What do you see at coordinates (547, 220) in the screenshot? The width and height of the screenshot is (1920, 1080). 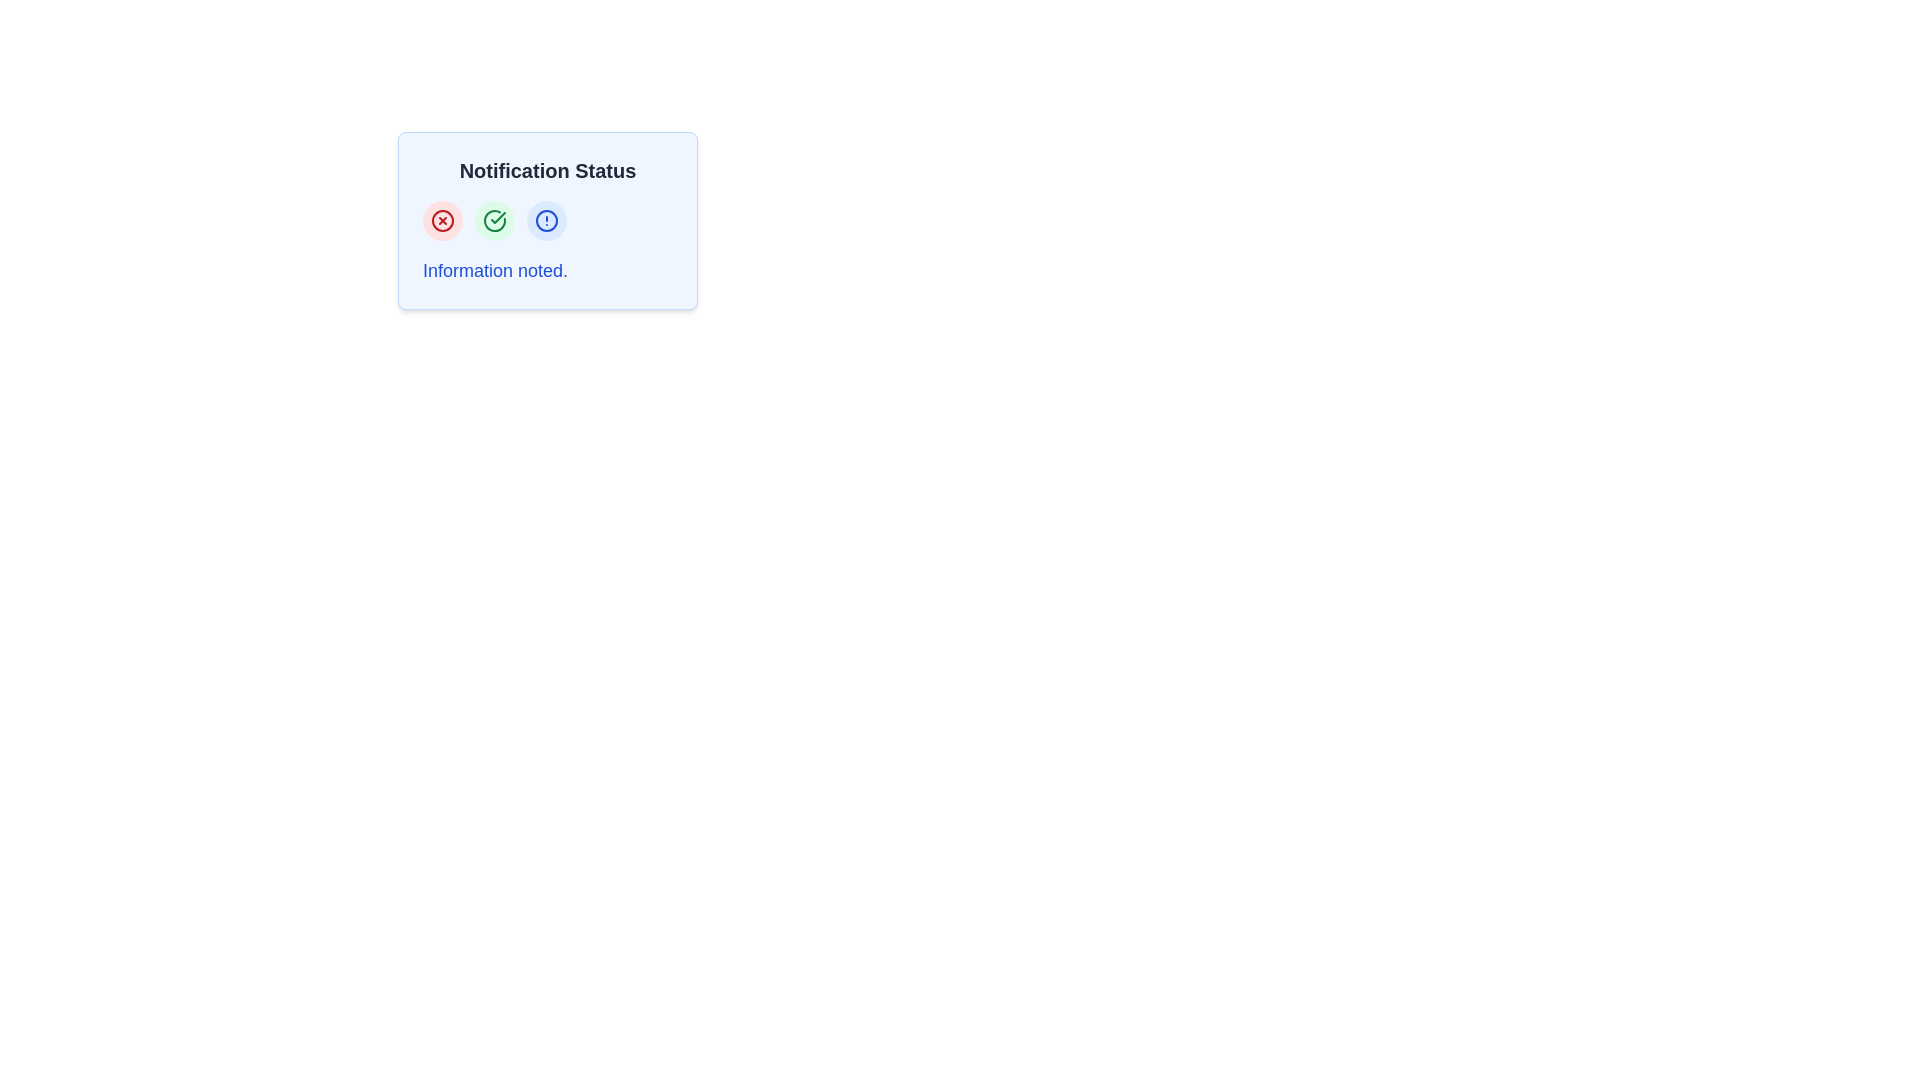 I see `the circular icon with a blue outline and a vertical exclamation line, which is the third icon from the left in the 'Notification Status' panel` at bounding box center [547, 220].